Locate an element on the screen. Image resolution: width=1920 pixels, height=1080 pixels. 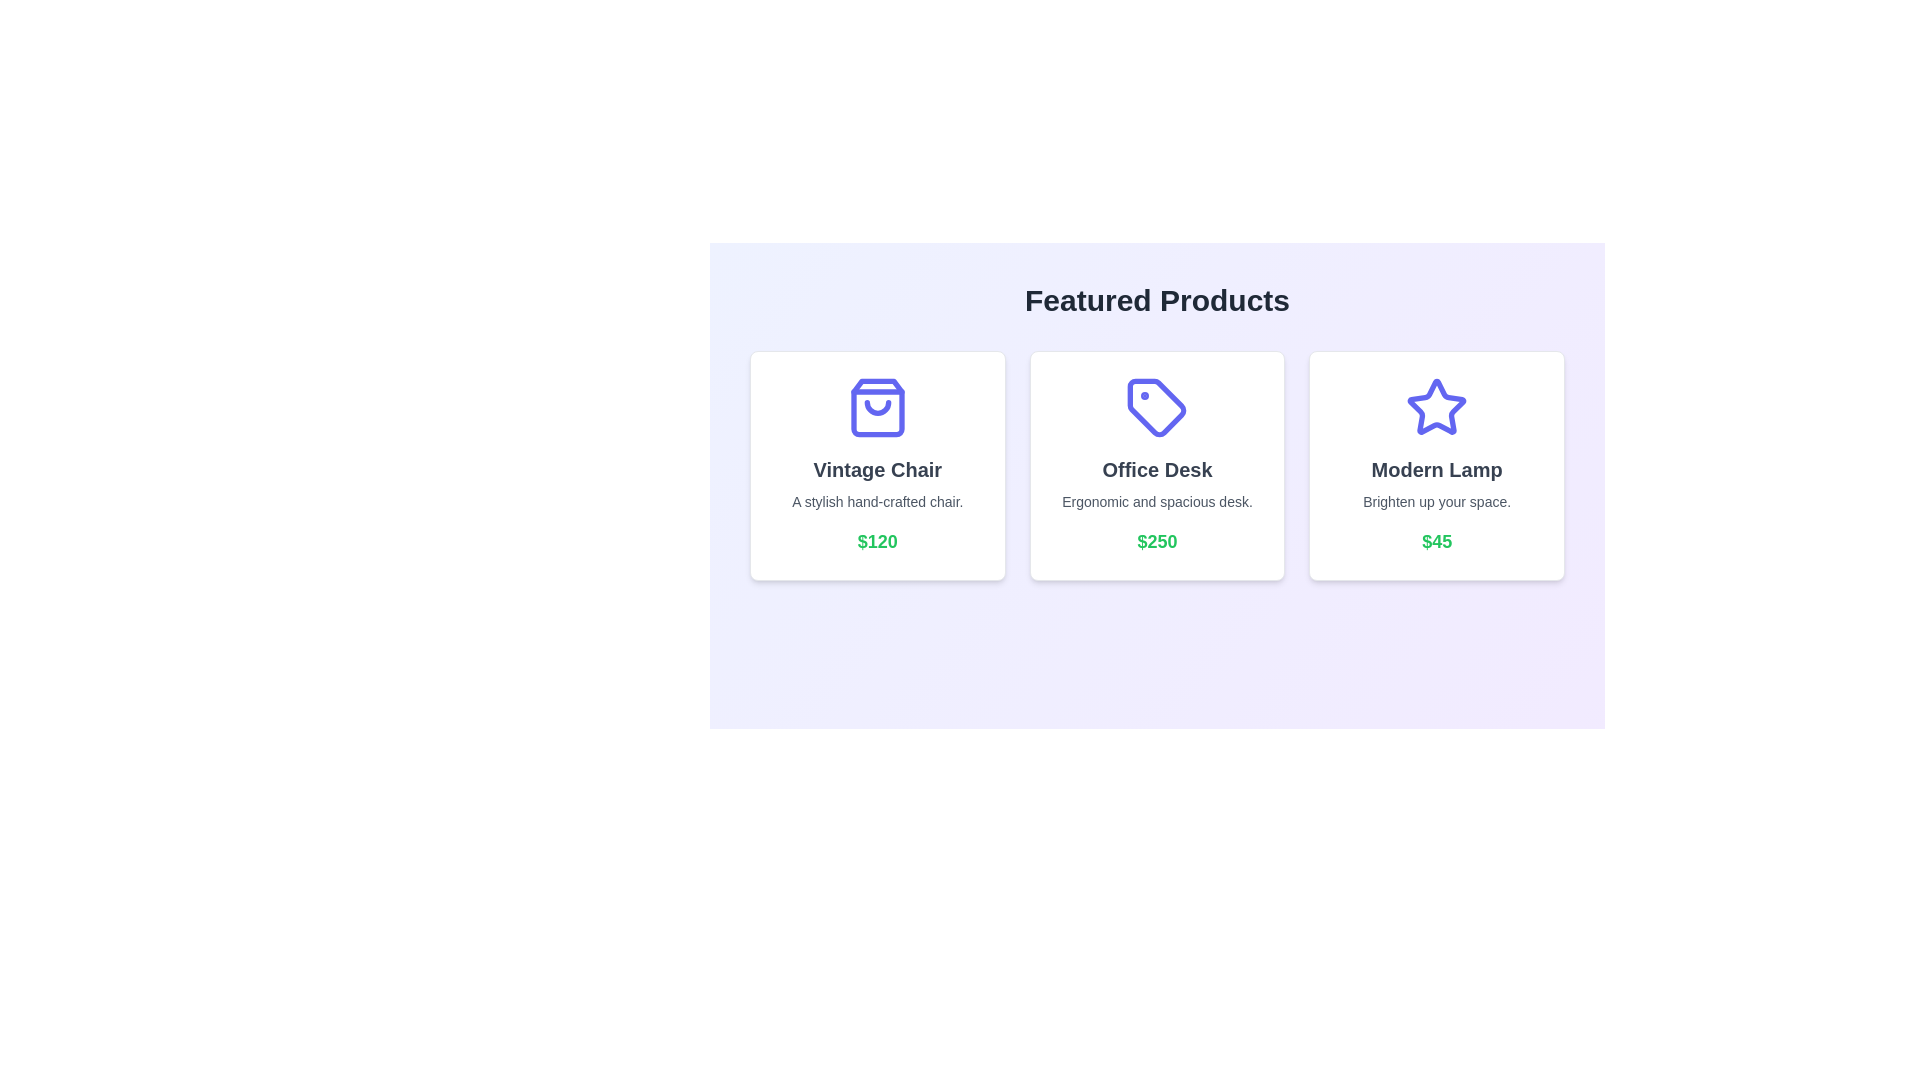
the icon representing a price tag located at the center-top of the second card for the 'Office Desk.' is located at coordinates (1157, 407).